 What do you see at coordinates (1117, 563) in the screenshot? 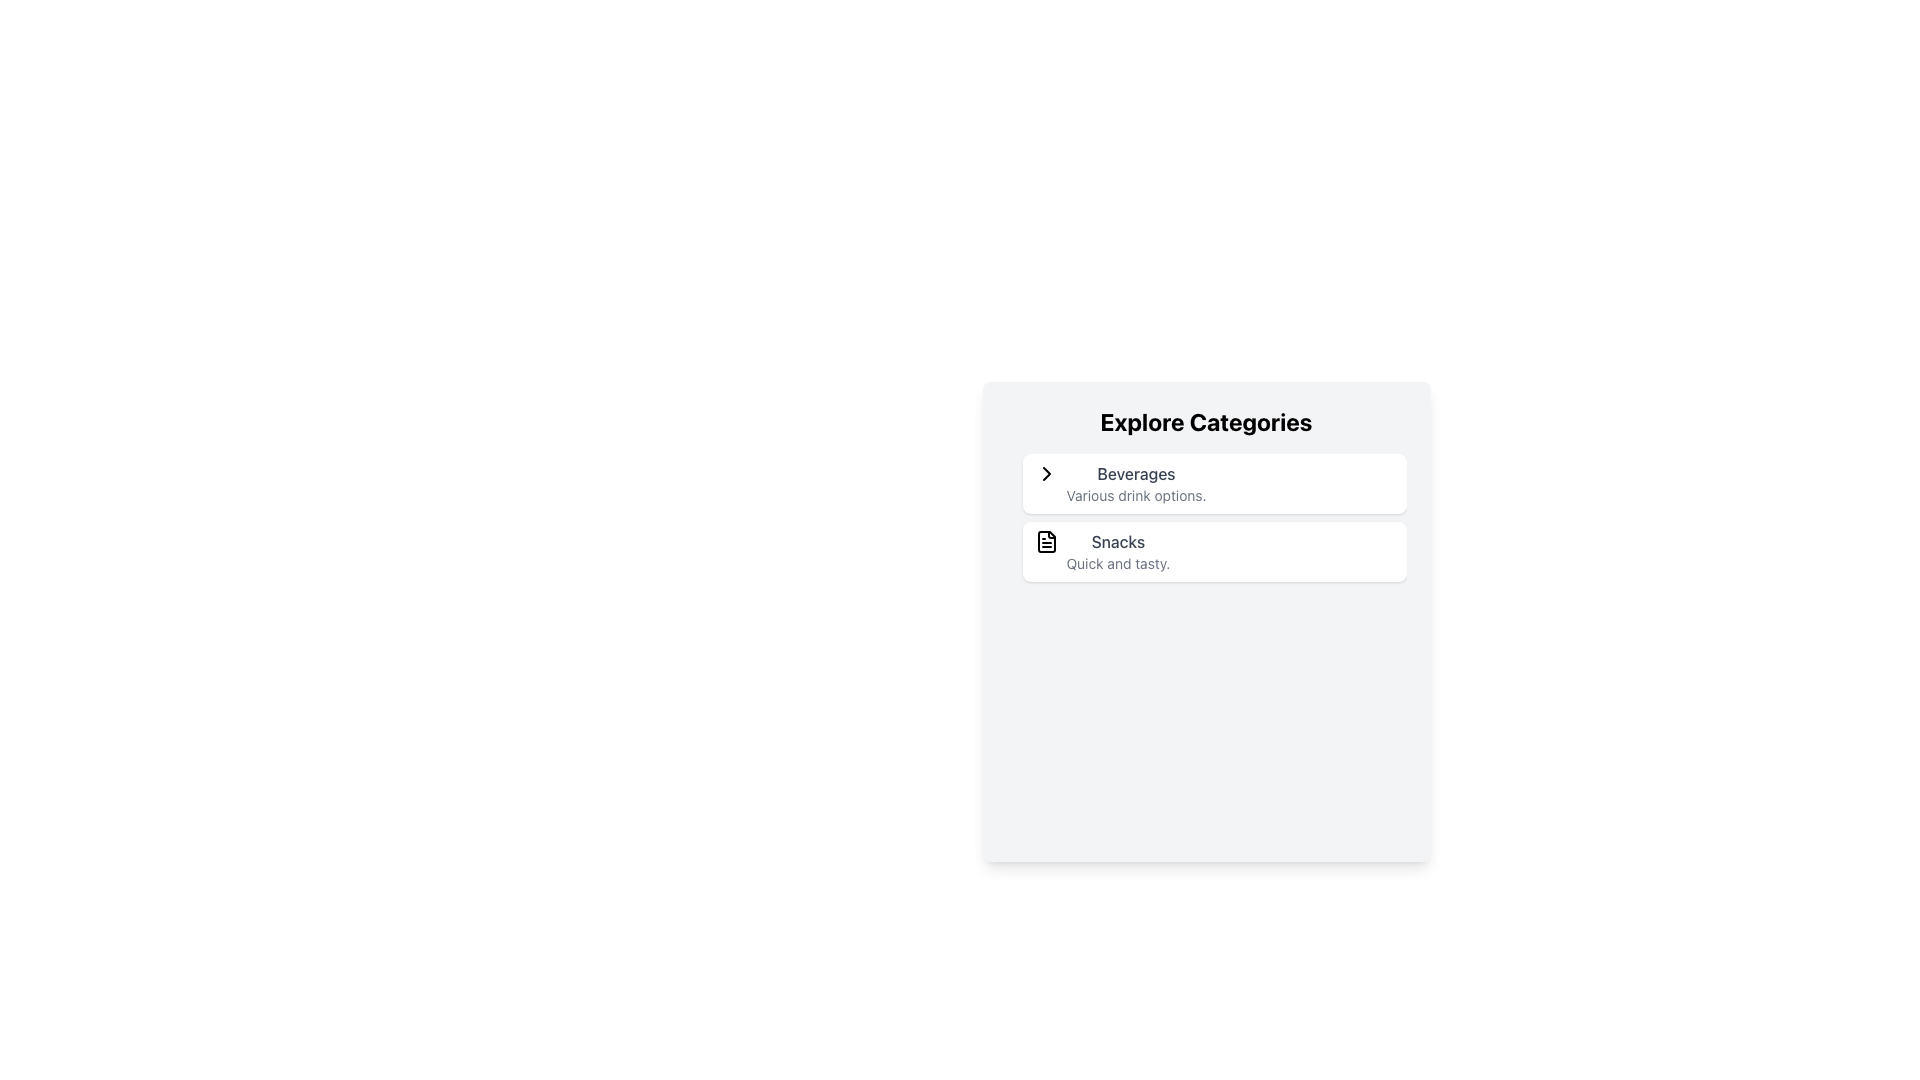
I see `descriptive text element located directly below the 'Snacks' label in the card-like structure for additional context` at bounding box center [1117, 563].